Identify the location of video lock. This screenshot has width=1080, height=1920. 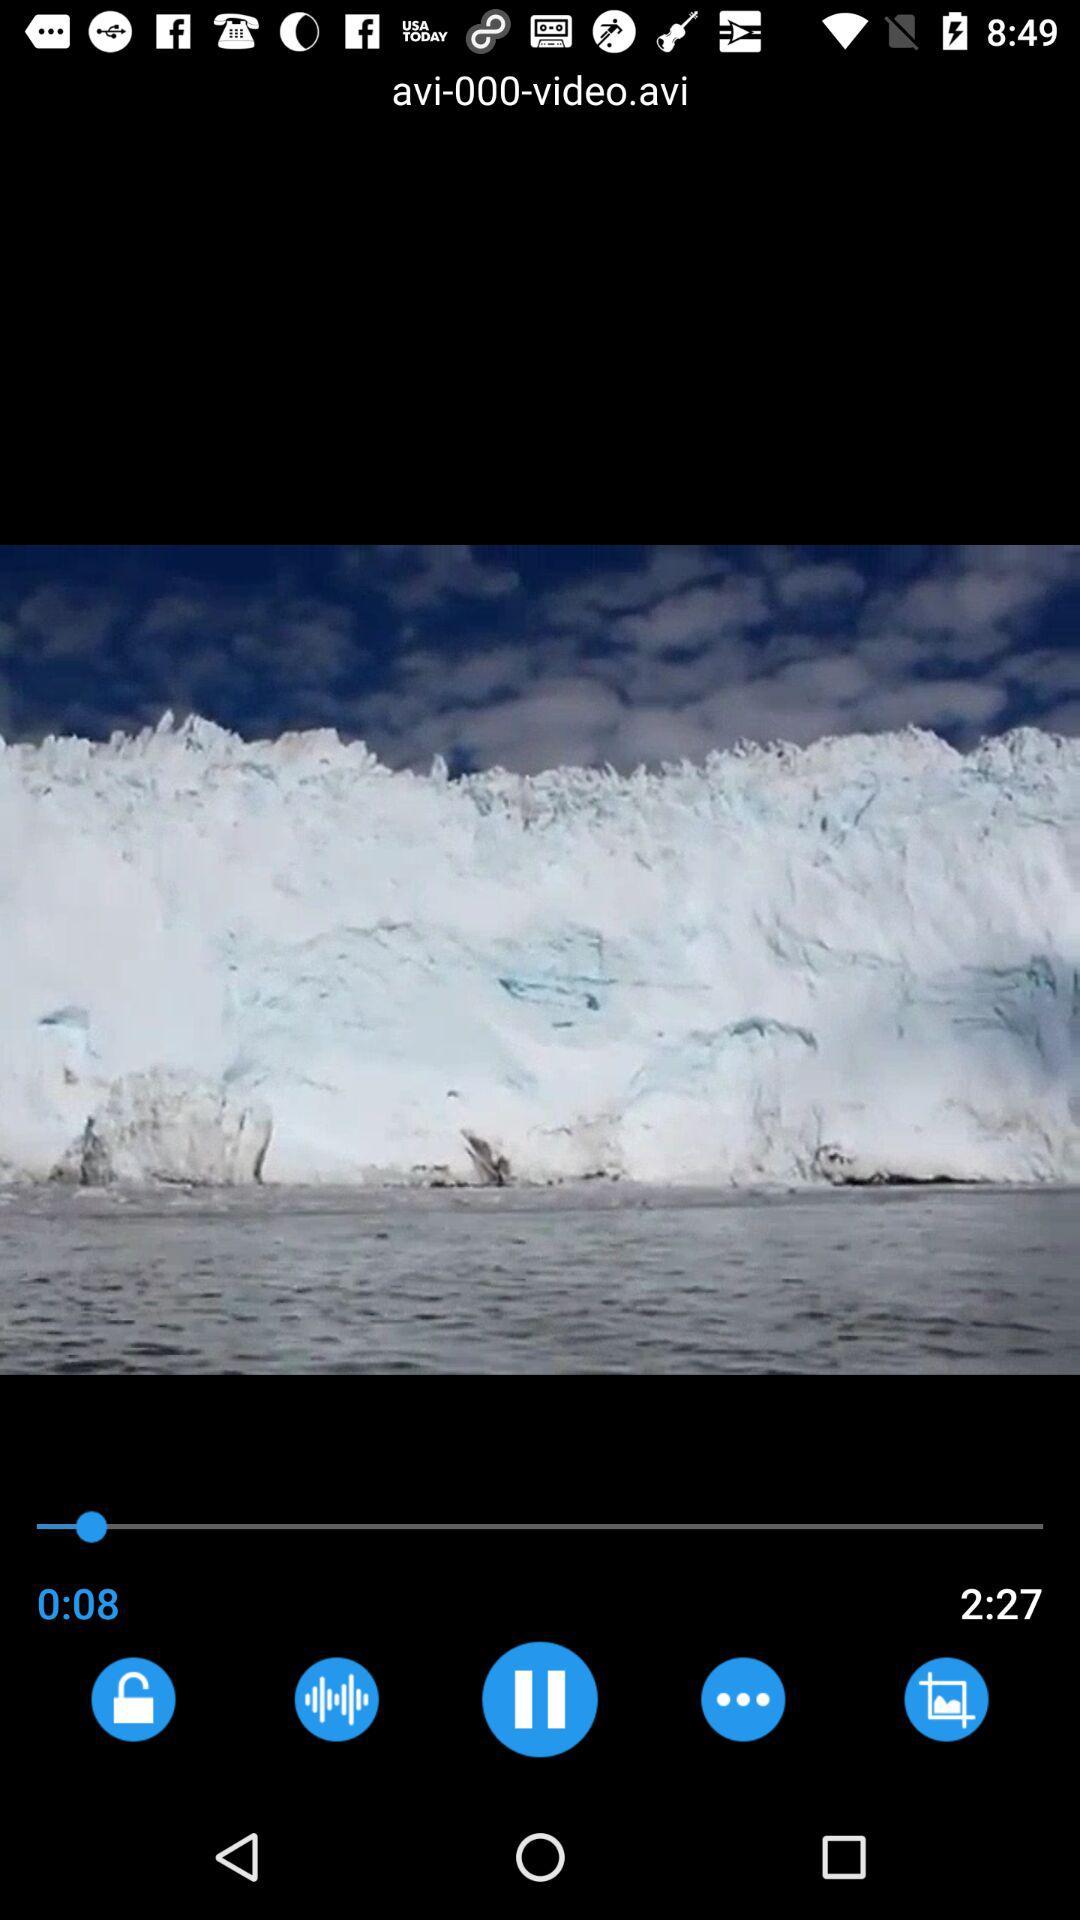
(133, 1698).